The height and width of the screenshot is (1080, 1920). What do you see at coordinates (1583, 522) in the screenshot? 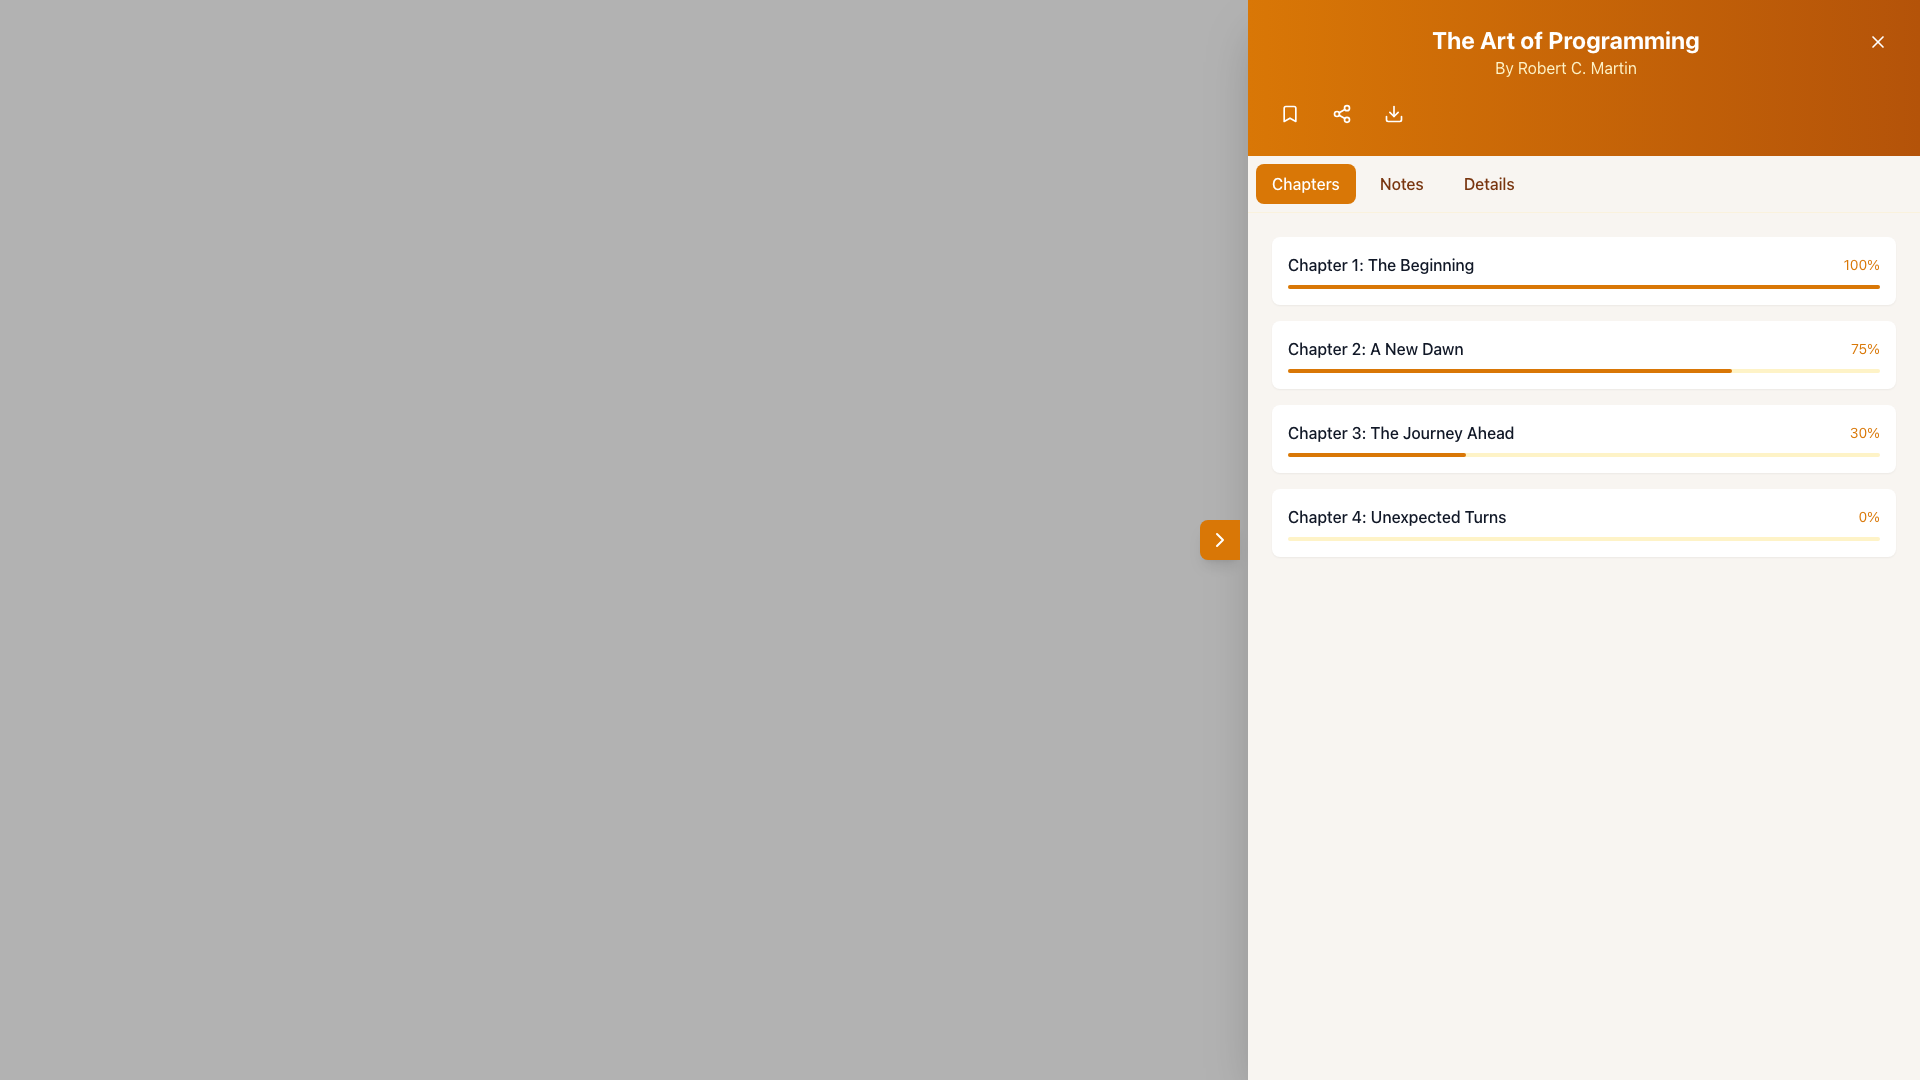
I see `the fourth informational card with progress indicator, which represents a chapter in the book or course module, located at the bottom of the list` at bounding box center [1583, 522].